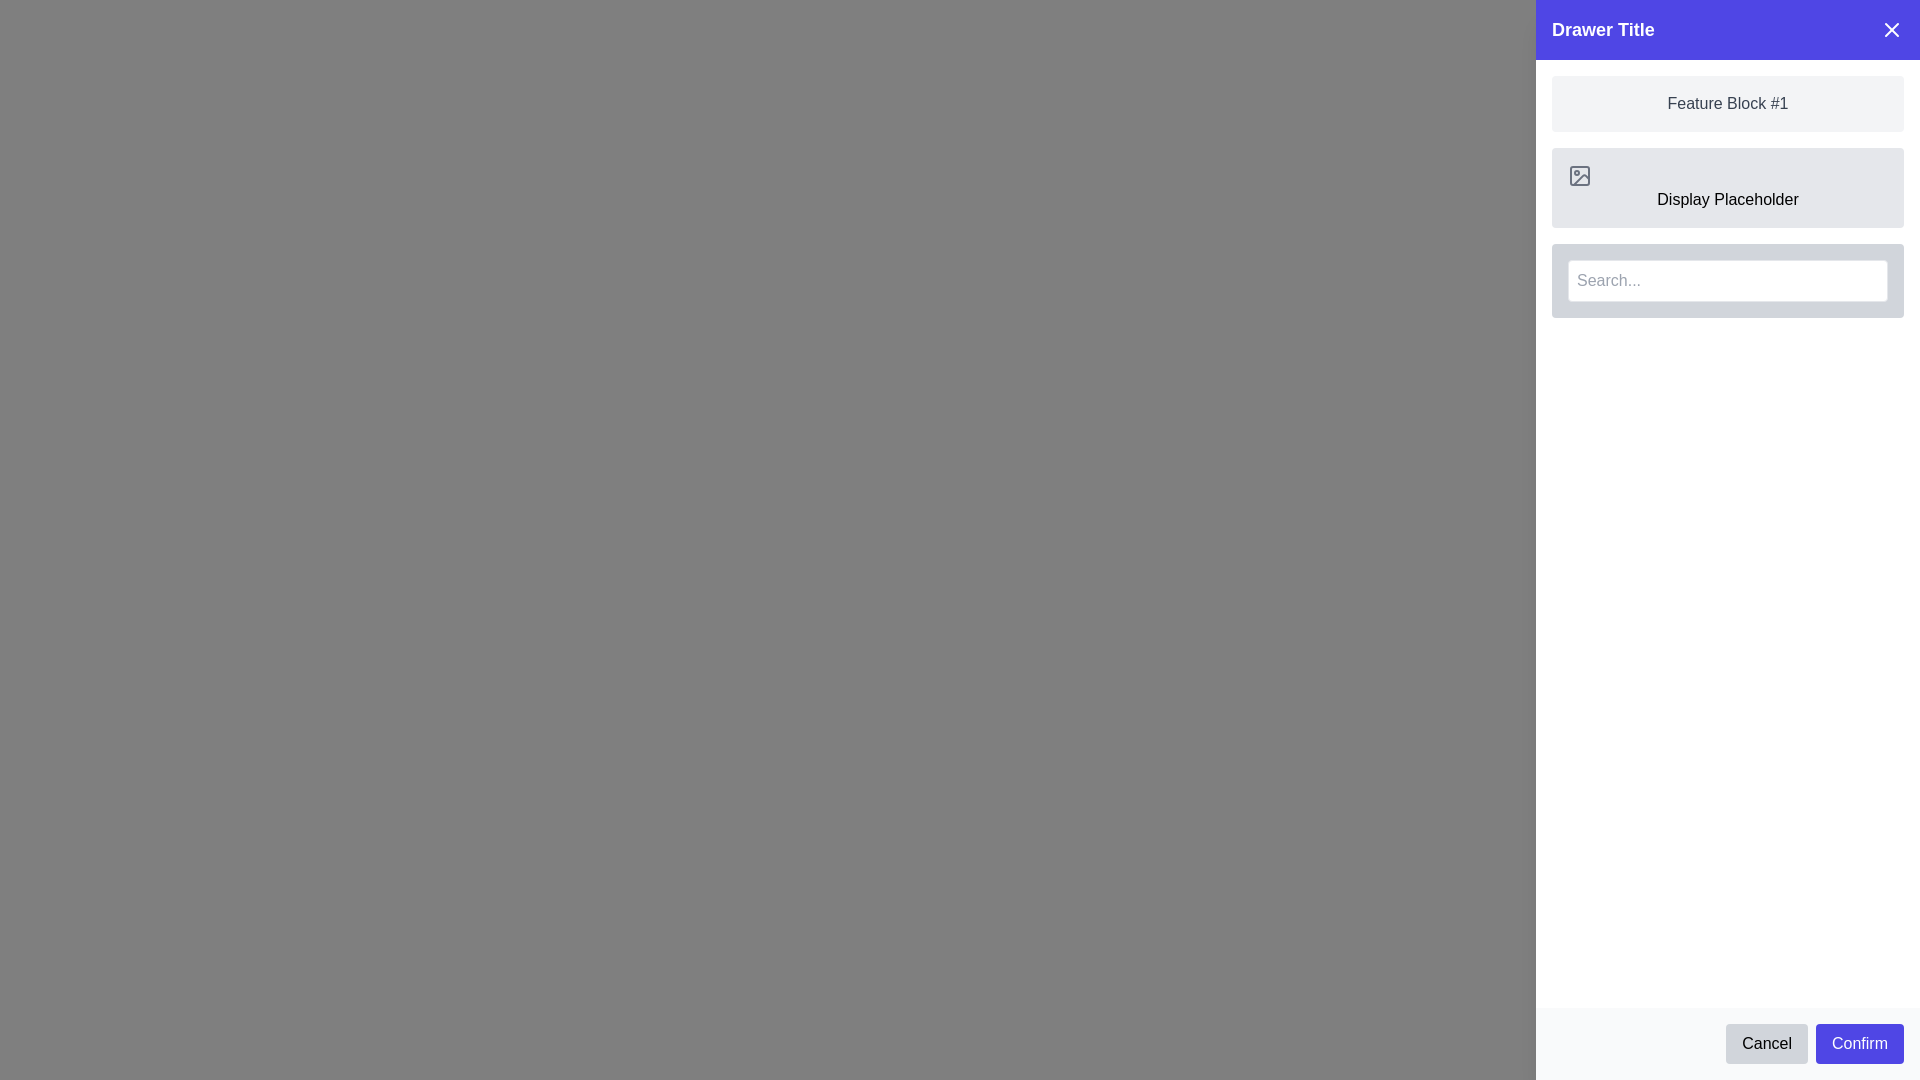 The width and height of the screenshot is (1920, 1080). Describe the element at coordinates (1727, 188) in the screenshot. I see `placeholder text 'Display Placeholder' from the Display block, which is a rectangular area with rounded corners and a light gray background, located below 'Feature Block #1'` at that location.